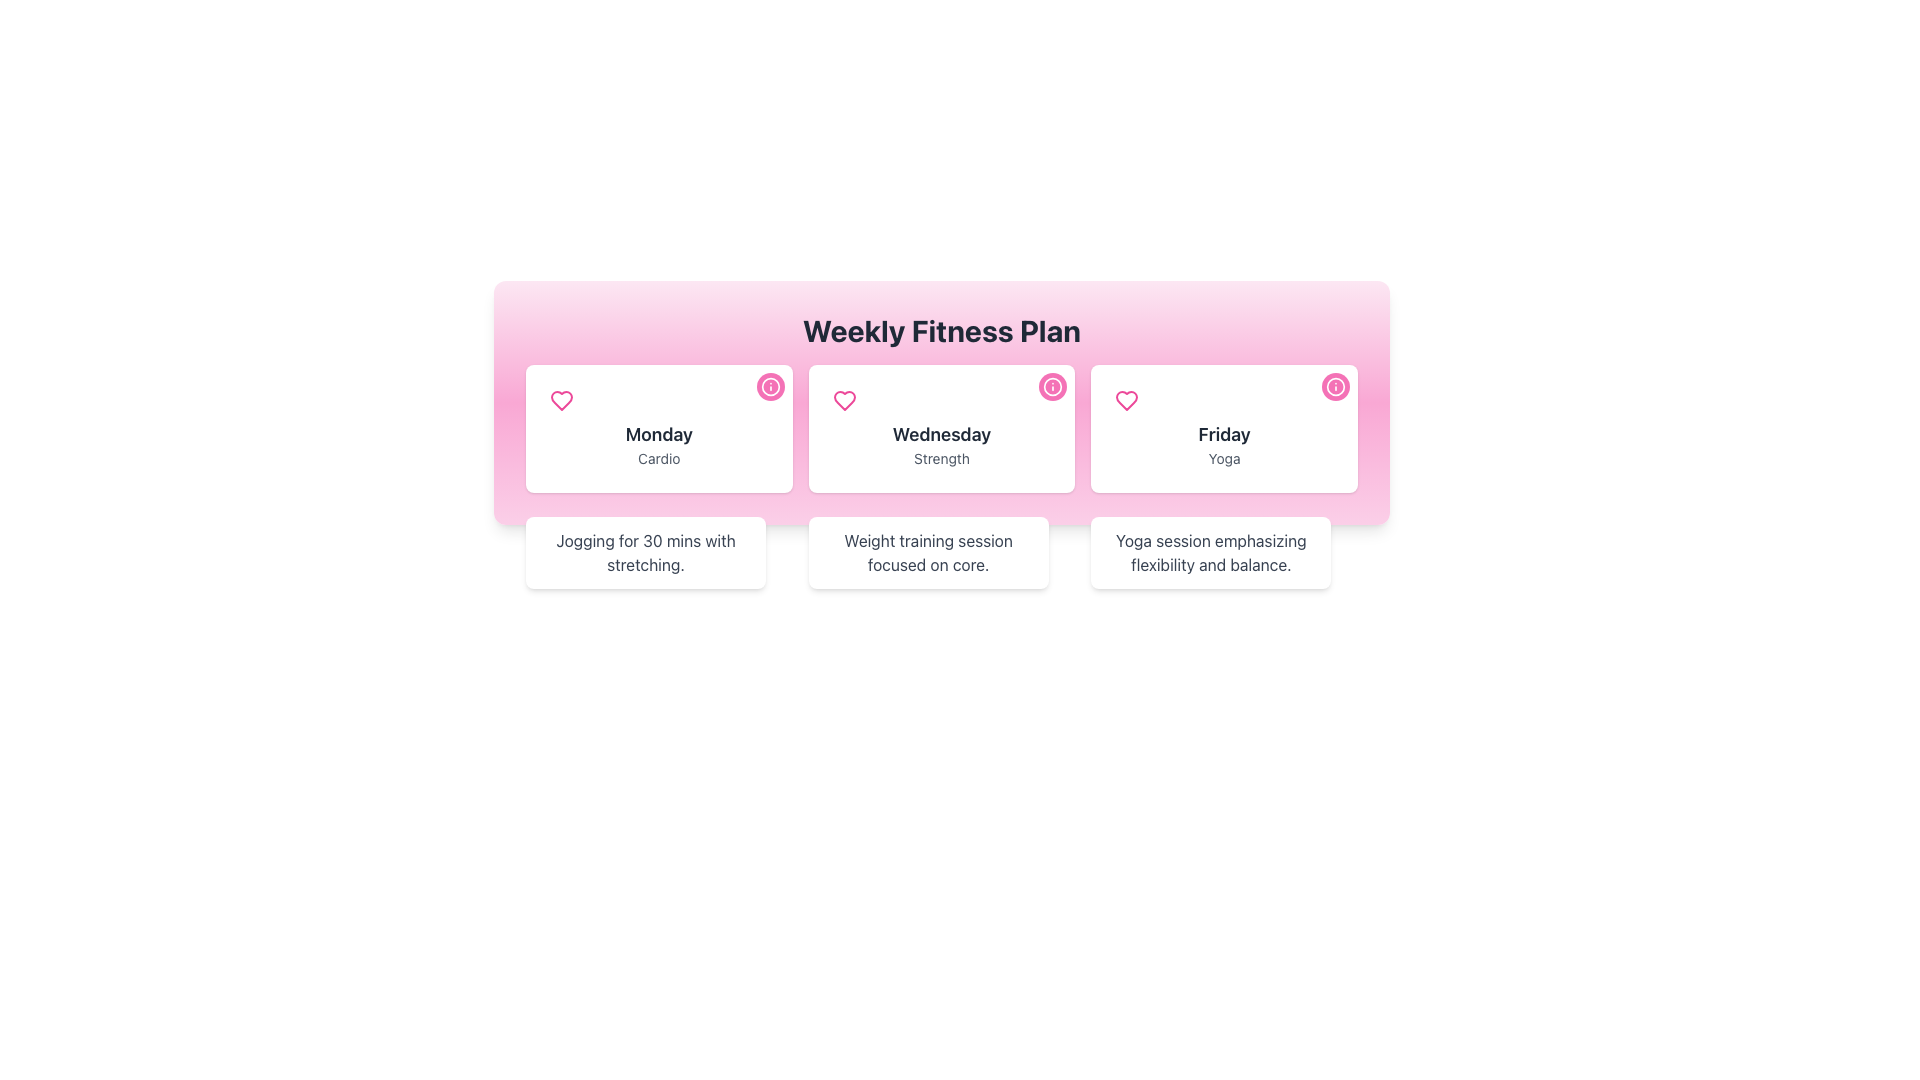 This screenshot has height=1080, width=1920. What do you see at coordinates (1223, 459) in the screenshot?
I see `descriptive text for the 'Yoga' activity associated with the 'Friday' card, which is the second text line within the card and centrally placed below the 'Friday' title` at bounding box center [1223, 459].